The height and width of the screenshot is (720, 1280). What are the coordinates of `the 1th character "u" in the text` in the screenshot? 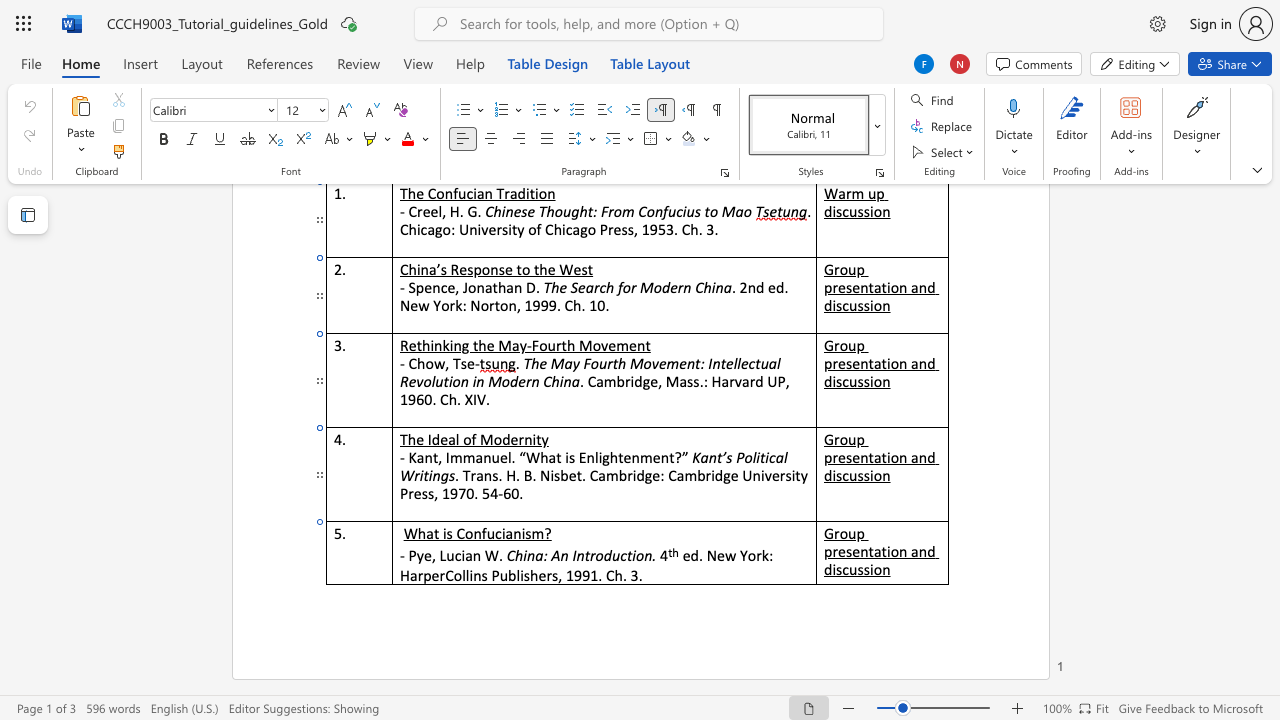 It's located at (490, 532).